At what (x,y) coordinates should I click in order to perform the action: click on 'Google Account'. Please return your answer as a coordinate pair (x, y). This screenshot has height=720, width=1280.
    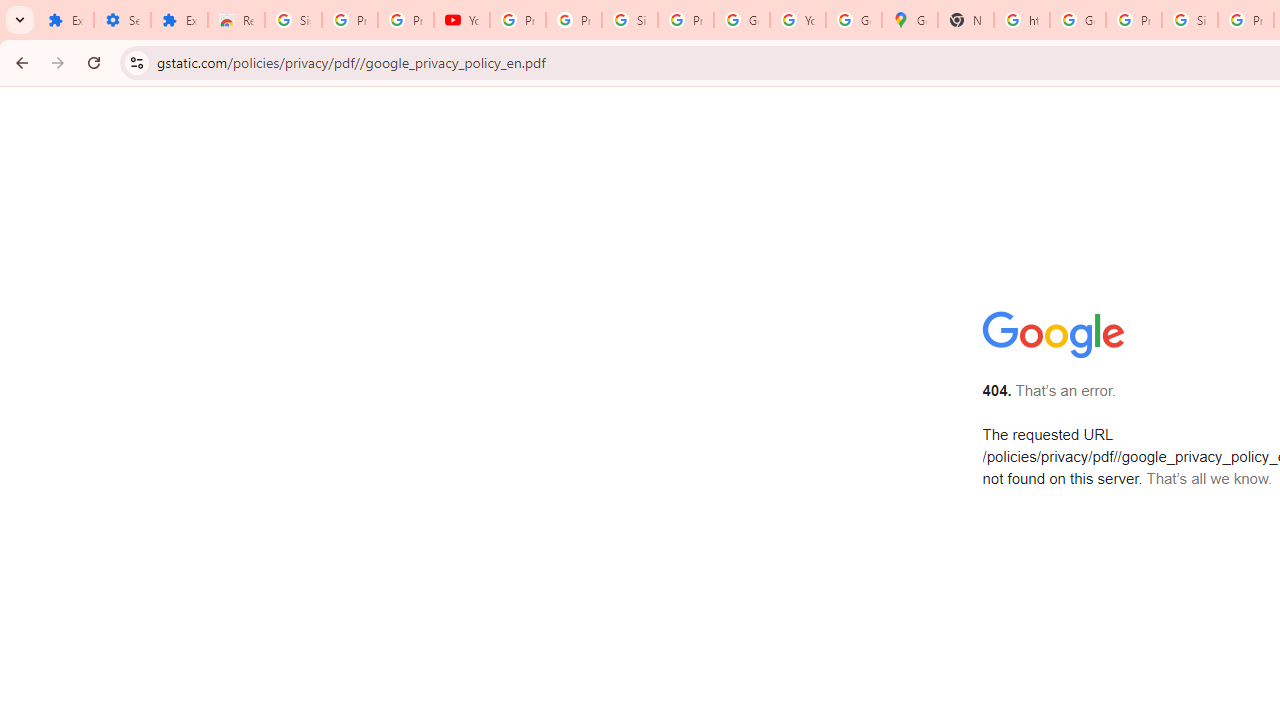
    Looking at the image, I should click on (741, 20).